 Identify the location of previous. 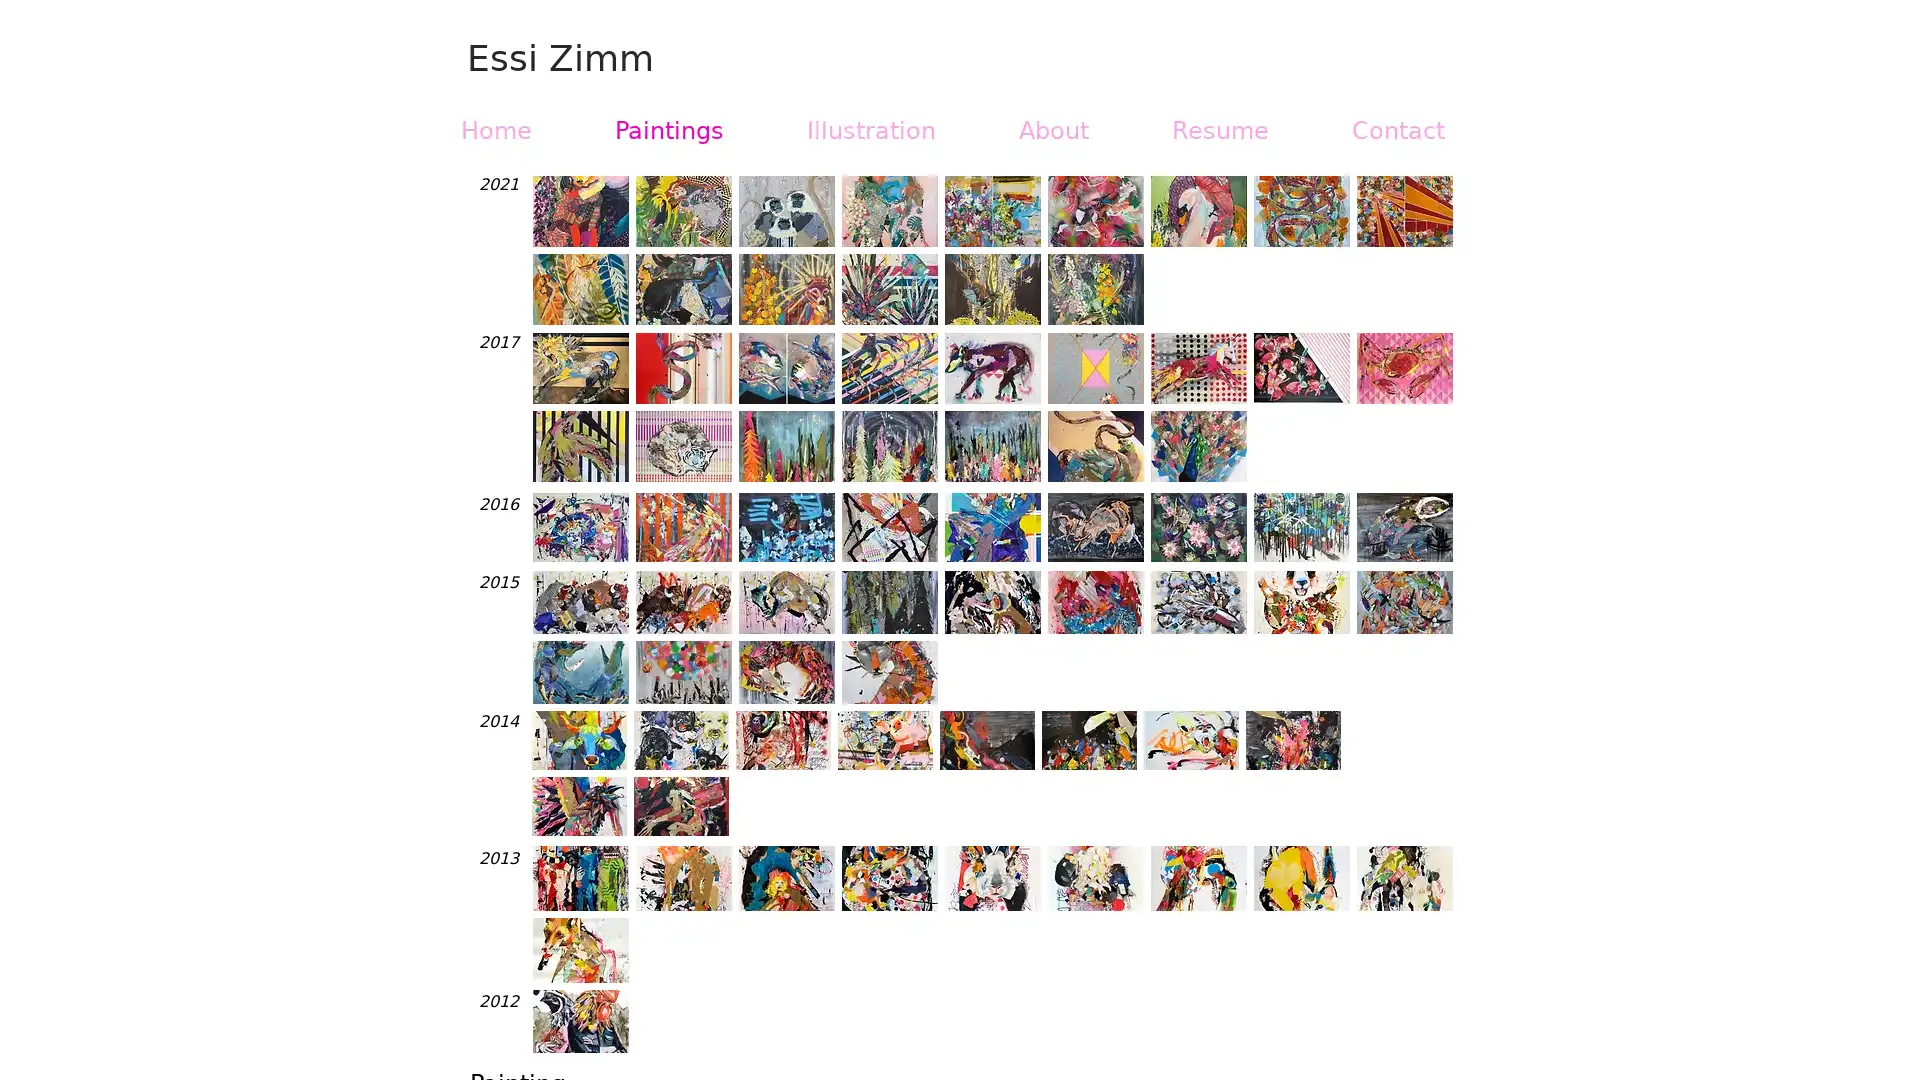
(574, 1037).